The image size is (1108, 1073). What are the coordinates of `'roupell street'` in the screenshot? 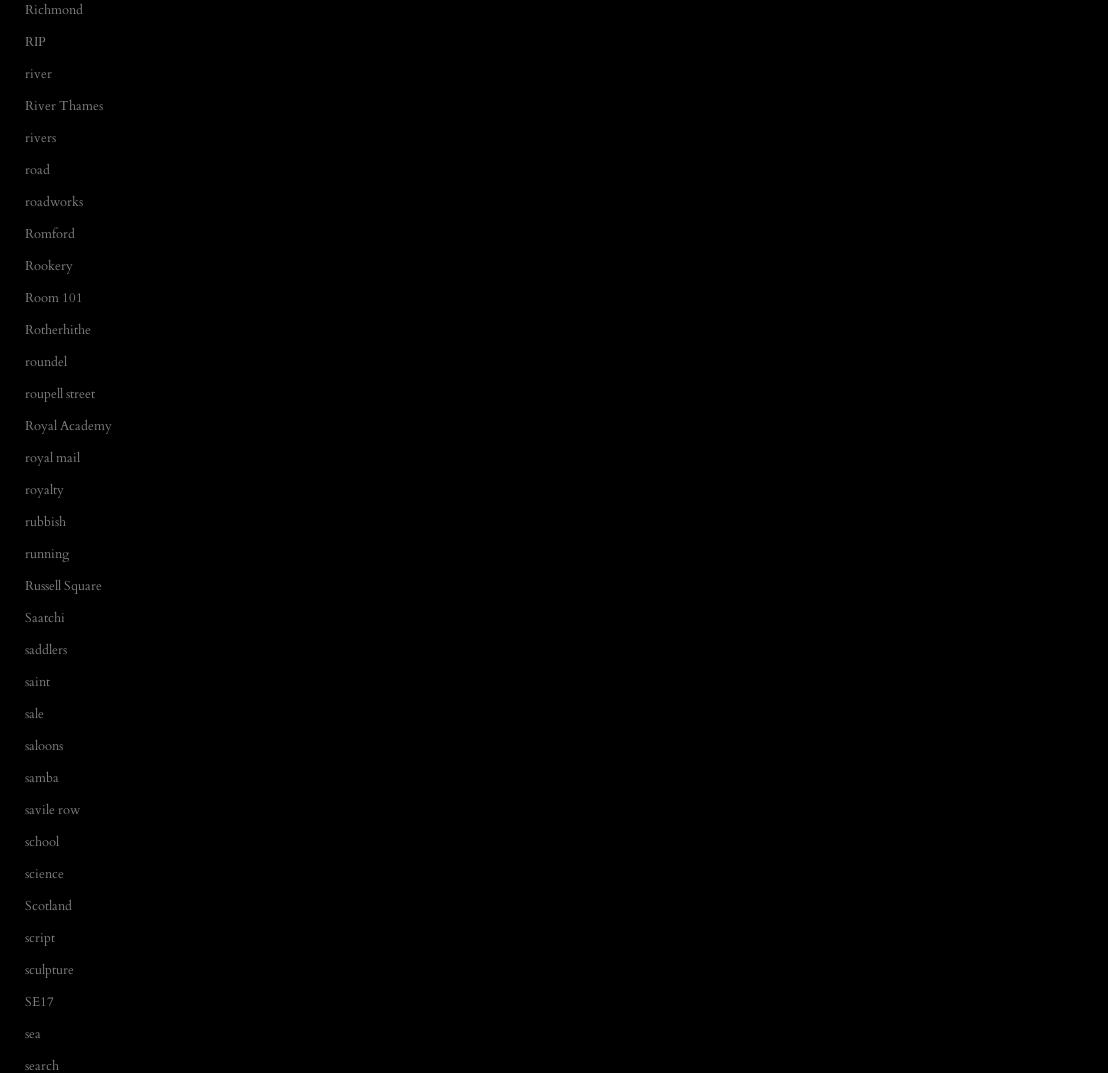 It's located at (59, 392).